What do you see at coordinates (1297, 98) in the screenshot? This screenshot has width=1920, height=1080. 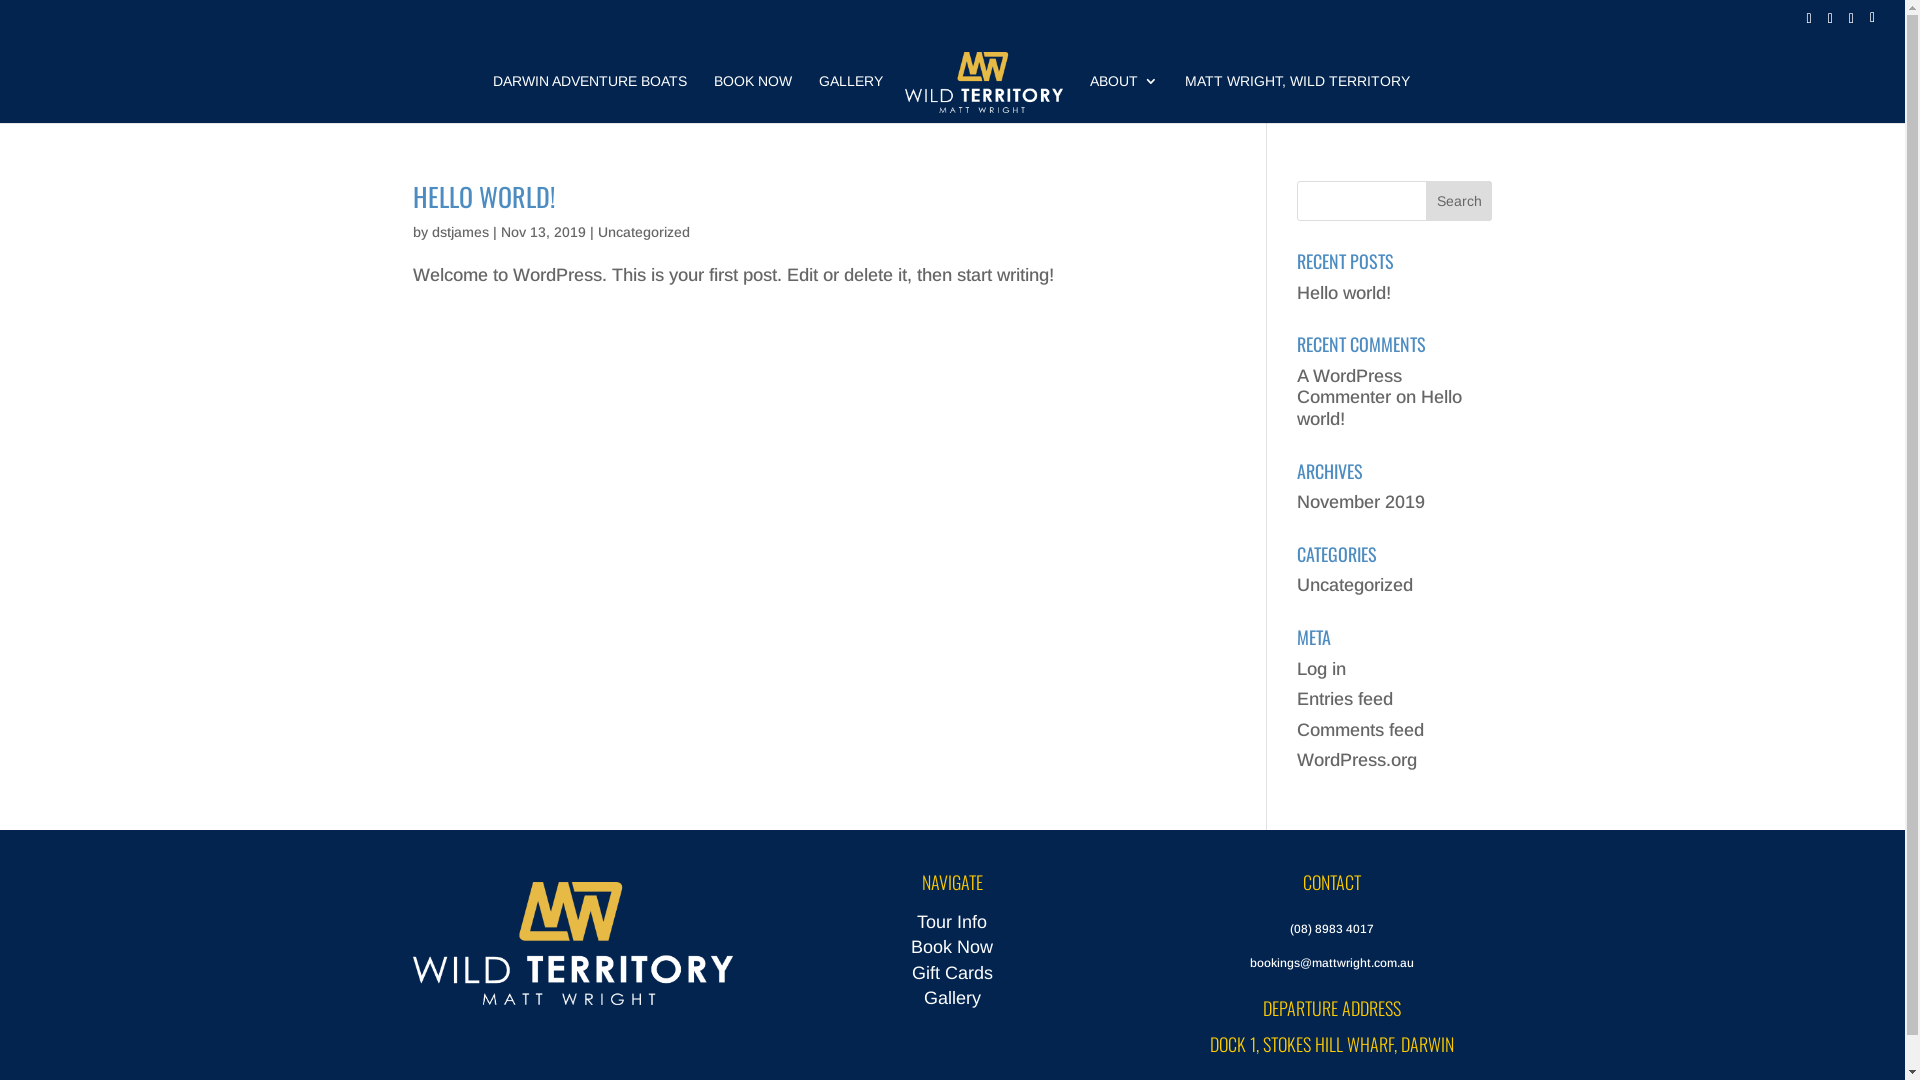 I see `'MATT WRIGHT, WILD TERRITORY'` at bounding box center [1297, 98].